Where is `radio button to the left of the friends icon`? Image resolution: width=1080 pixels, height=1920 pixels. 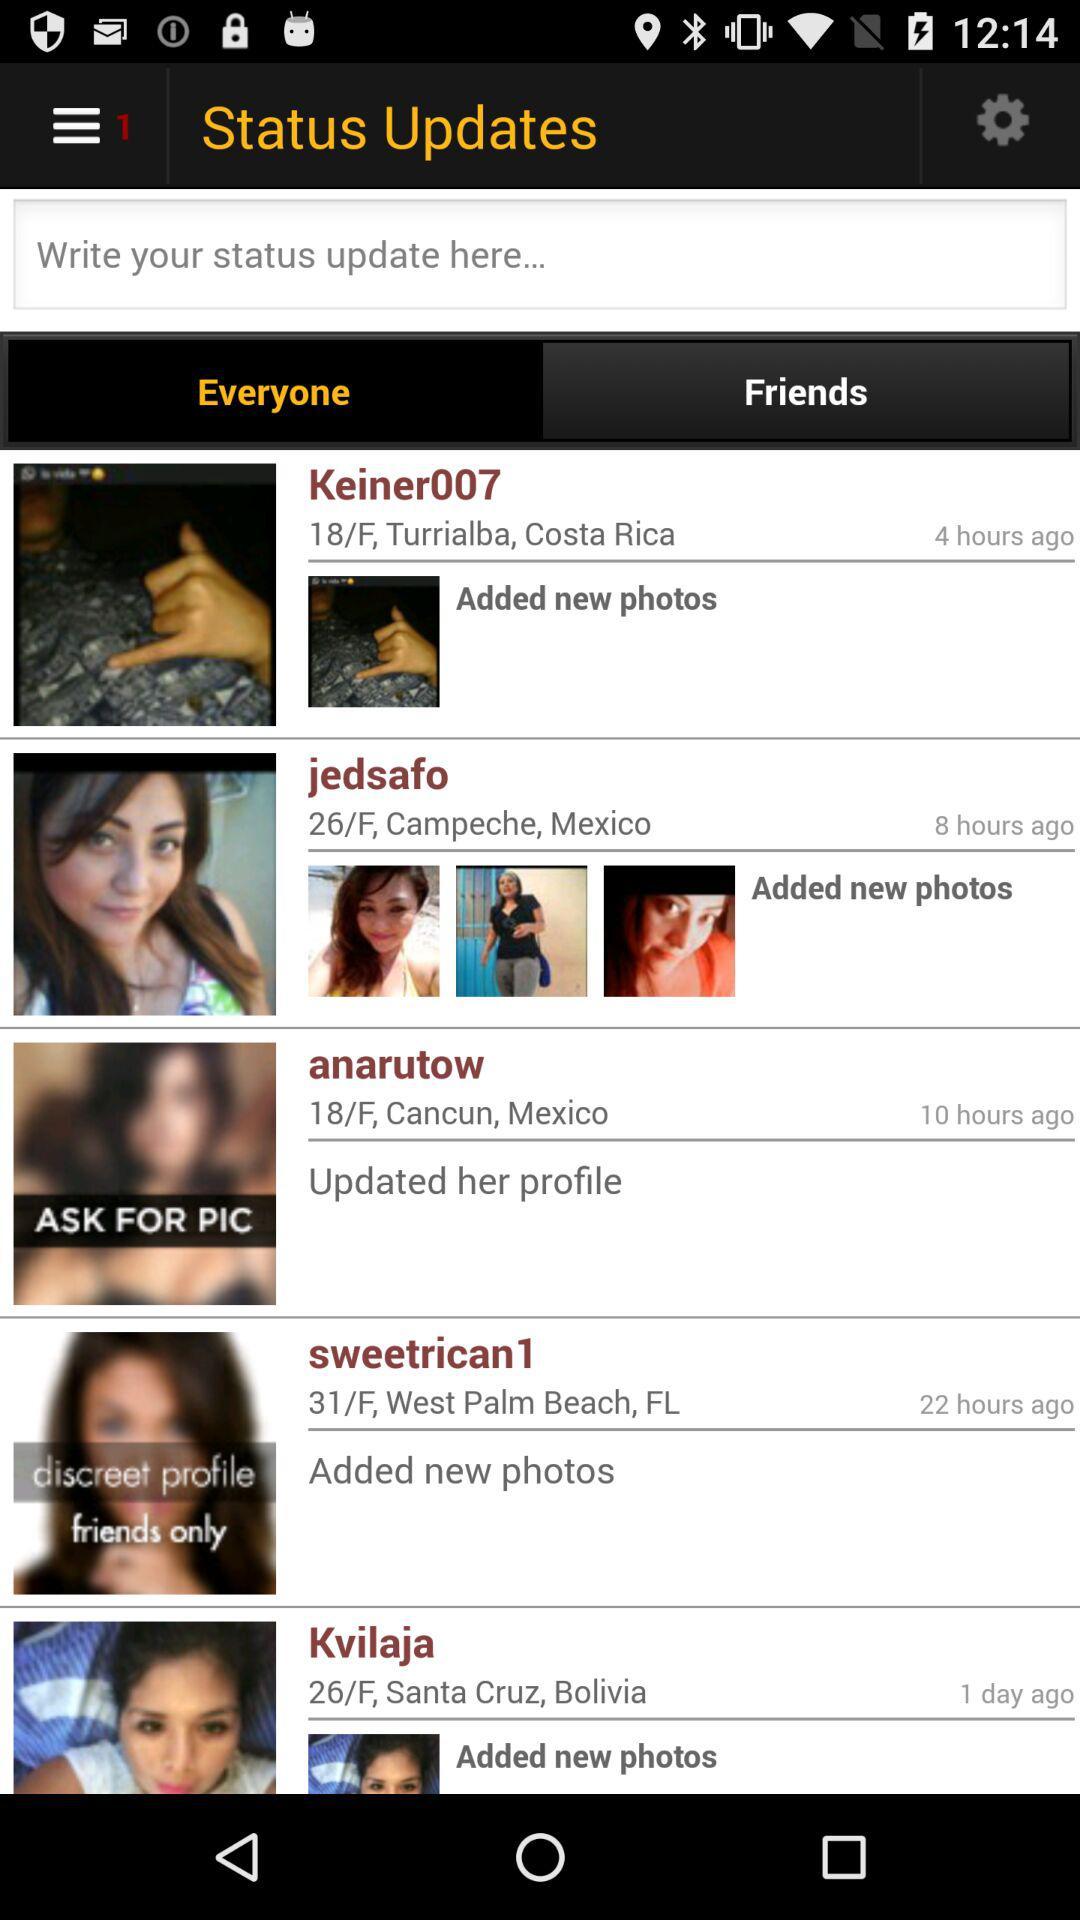
radio button to the left of the friends icon is located at coordinates (274, 390).